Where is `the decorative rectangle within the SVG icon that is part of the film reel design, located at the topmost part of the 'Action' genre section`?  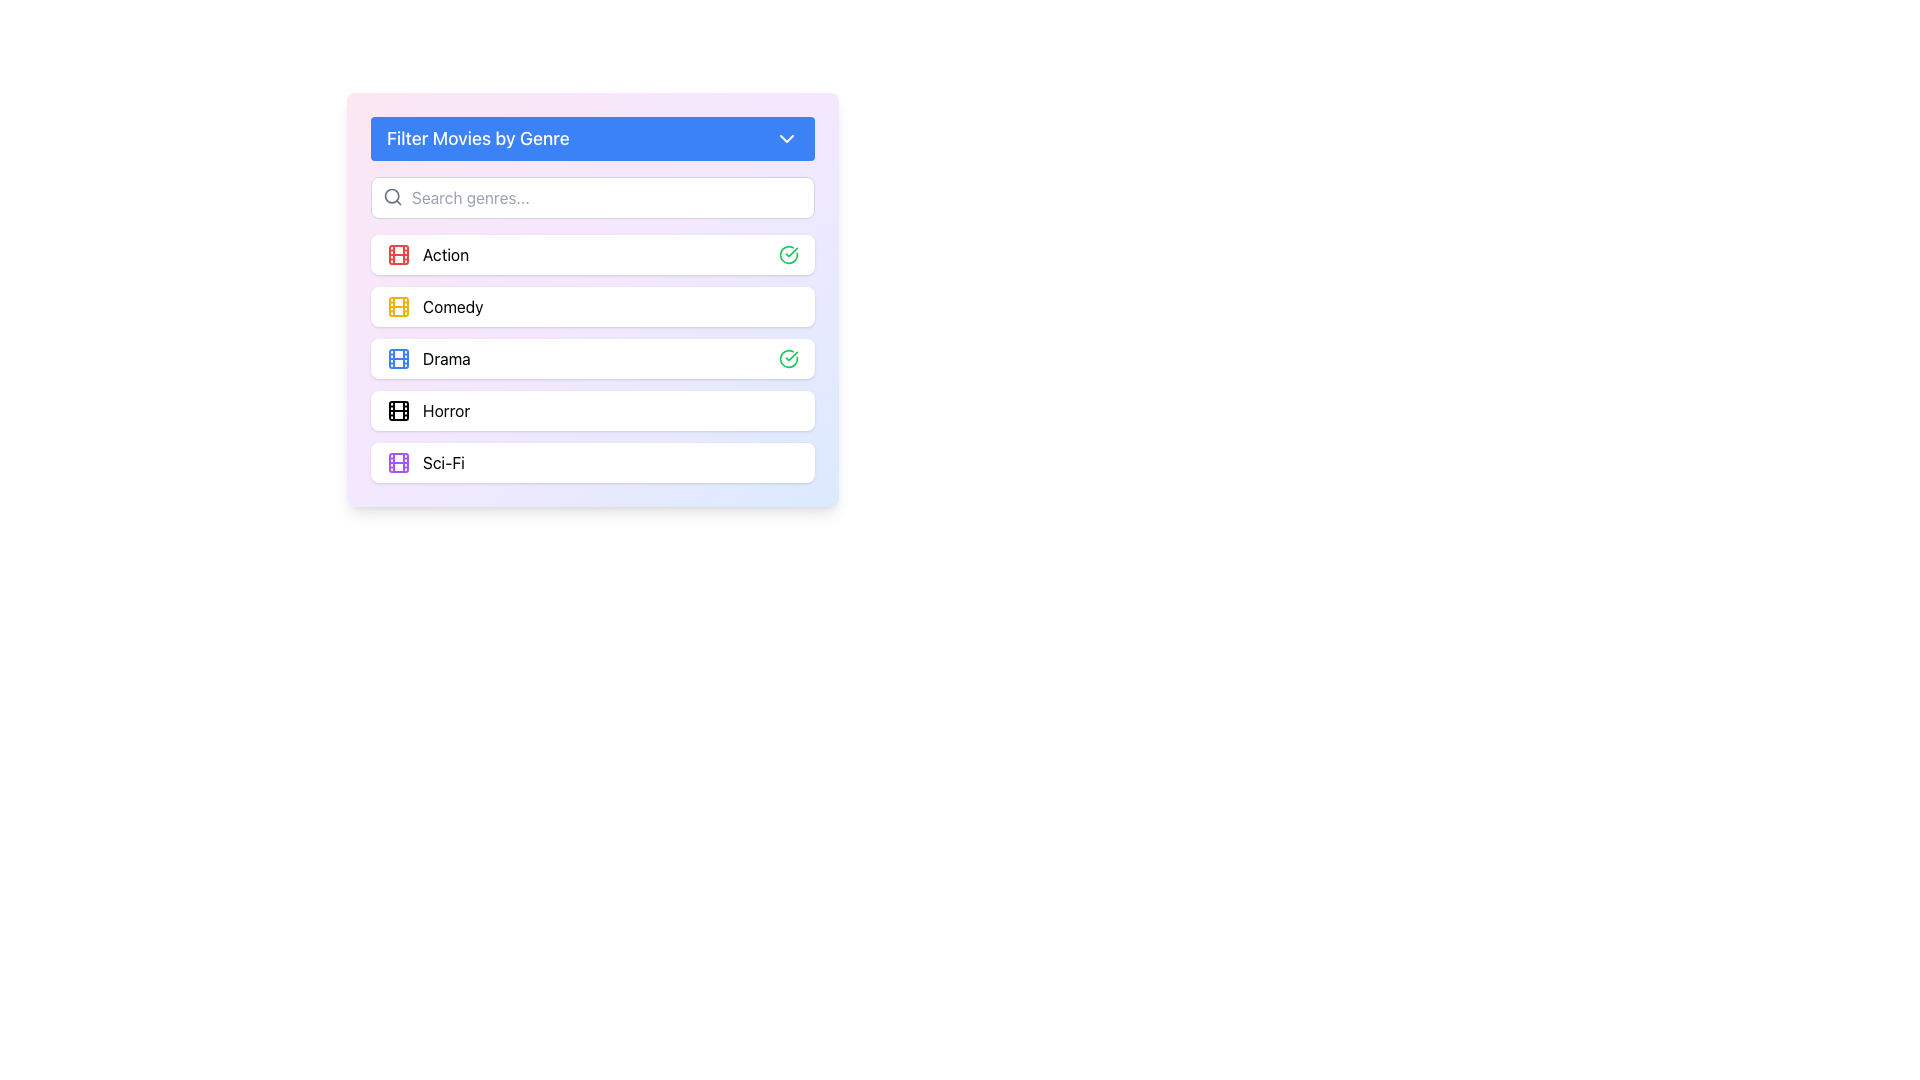 the decorative rectangle within the SVG icon that is part of the film reel design, located at the topmost part of the 'Action' genre section is located at coordinates (398, 253).